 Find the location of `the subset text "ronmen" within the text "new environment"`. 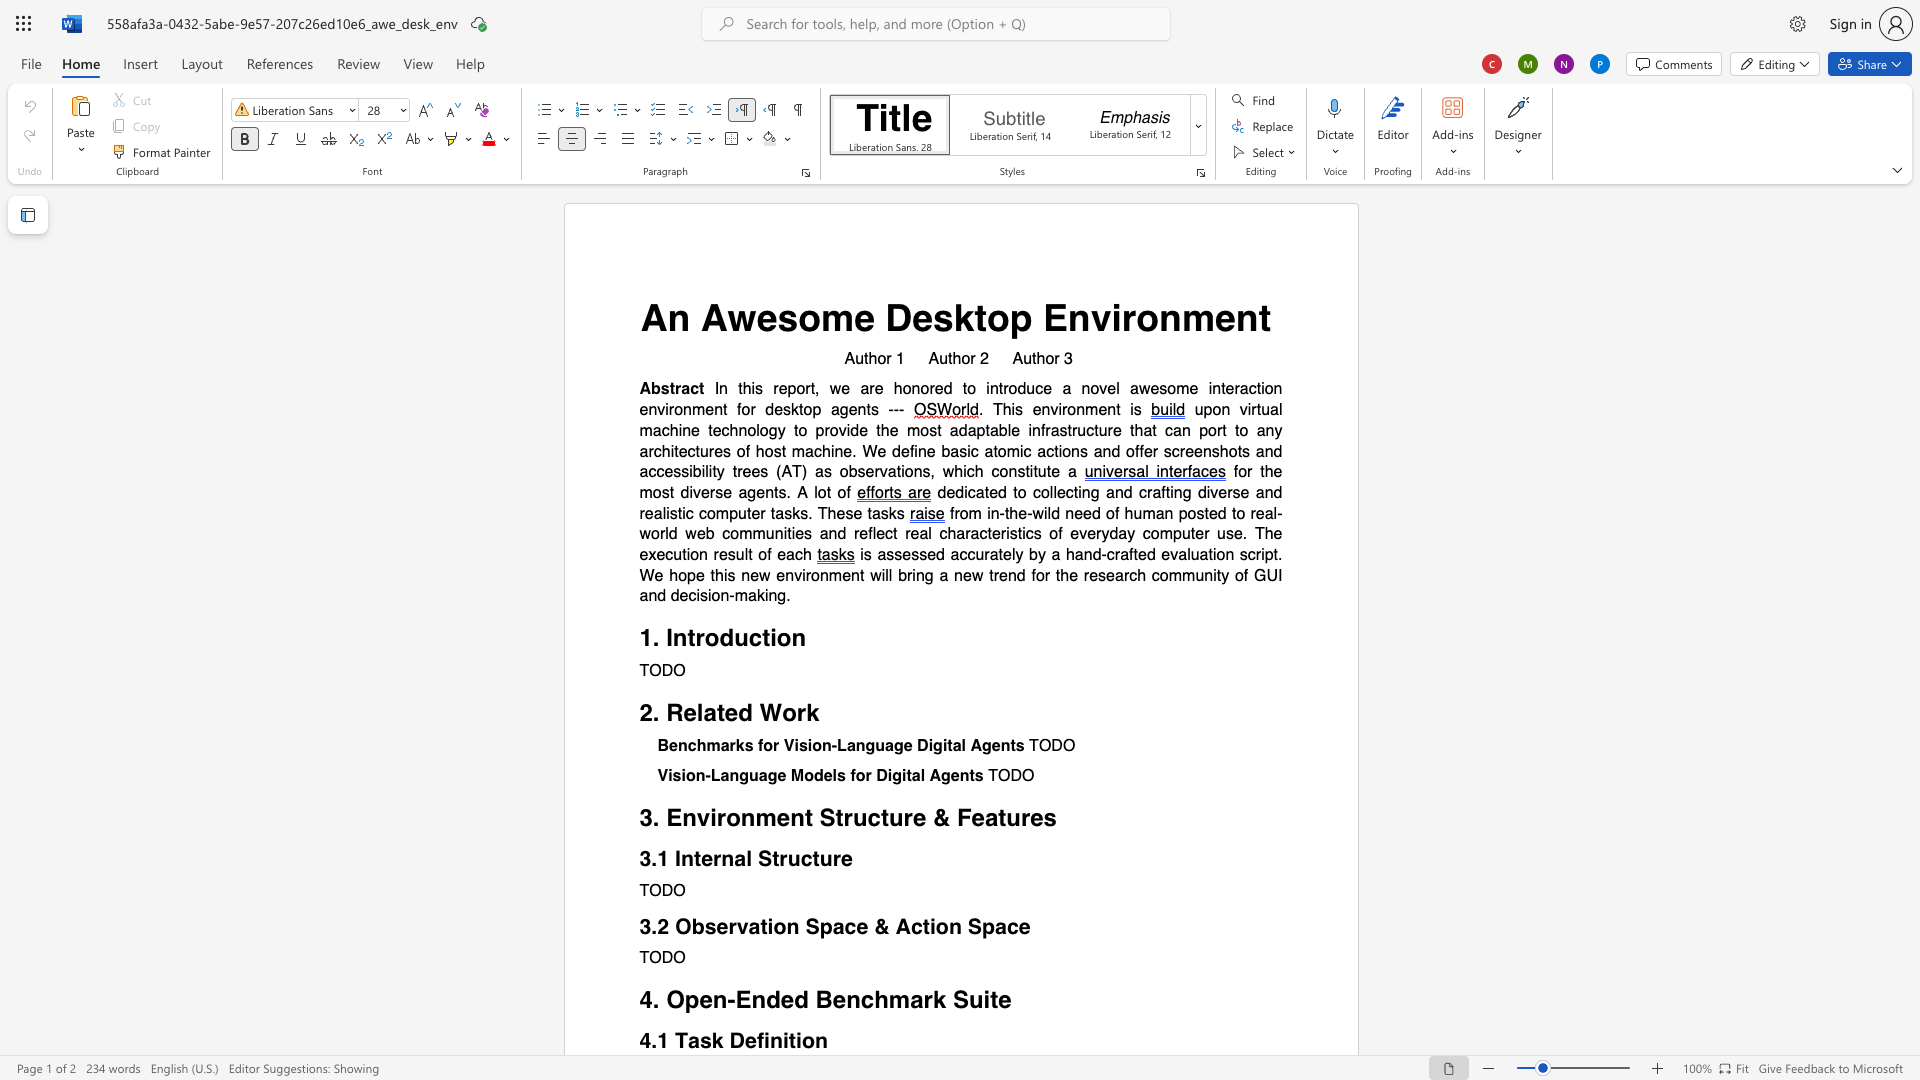

the subset text "ronmen" within the text "new environment" is located at coordinates (805, 575).